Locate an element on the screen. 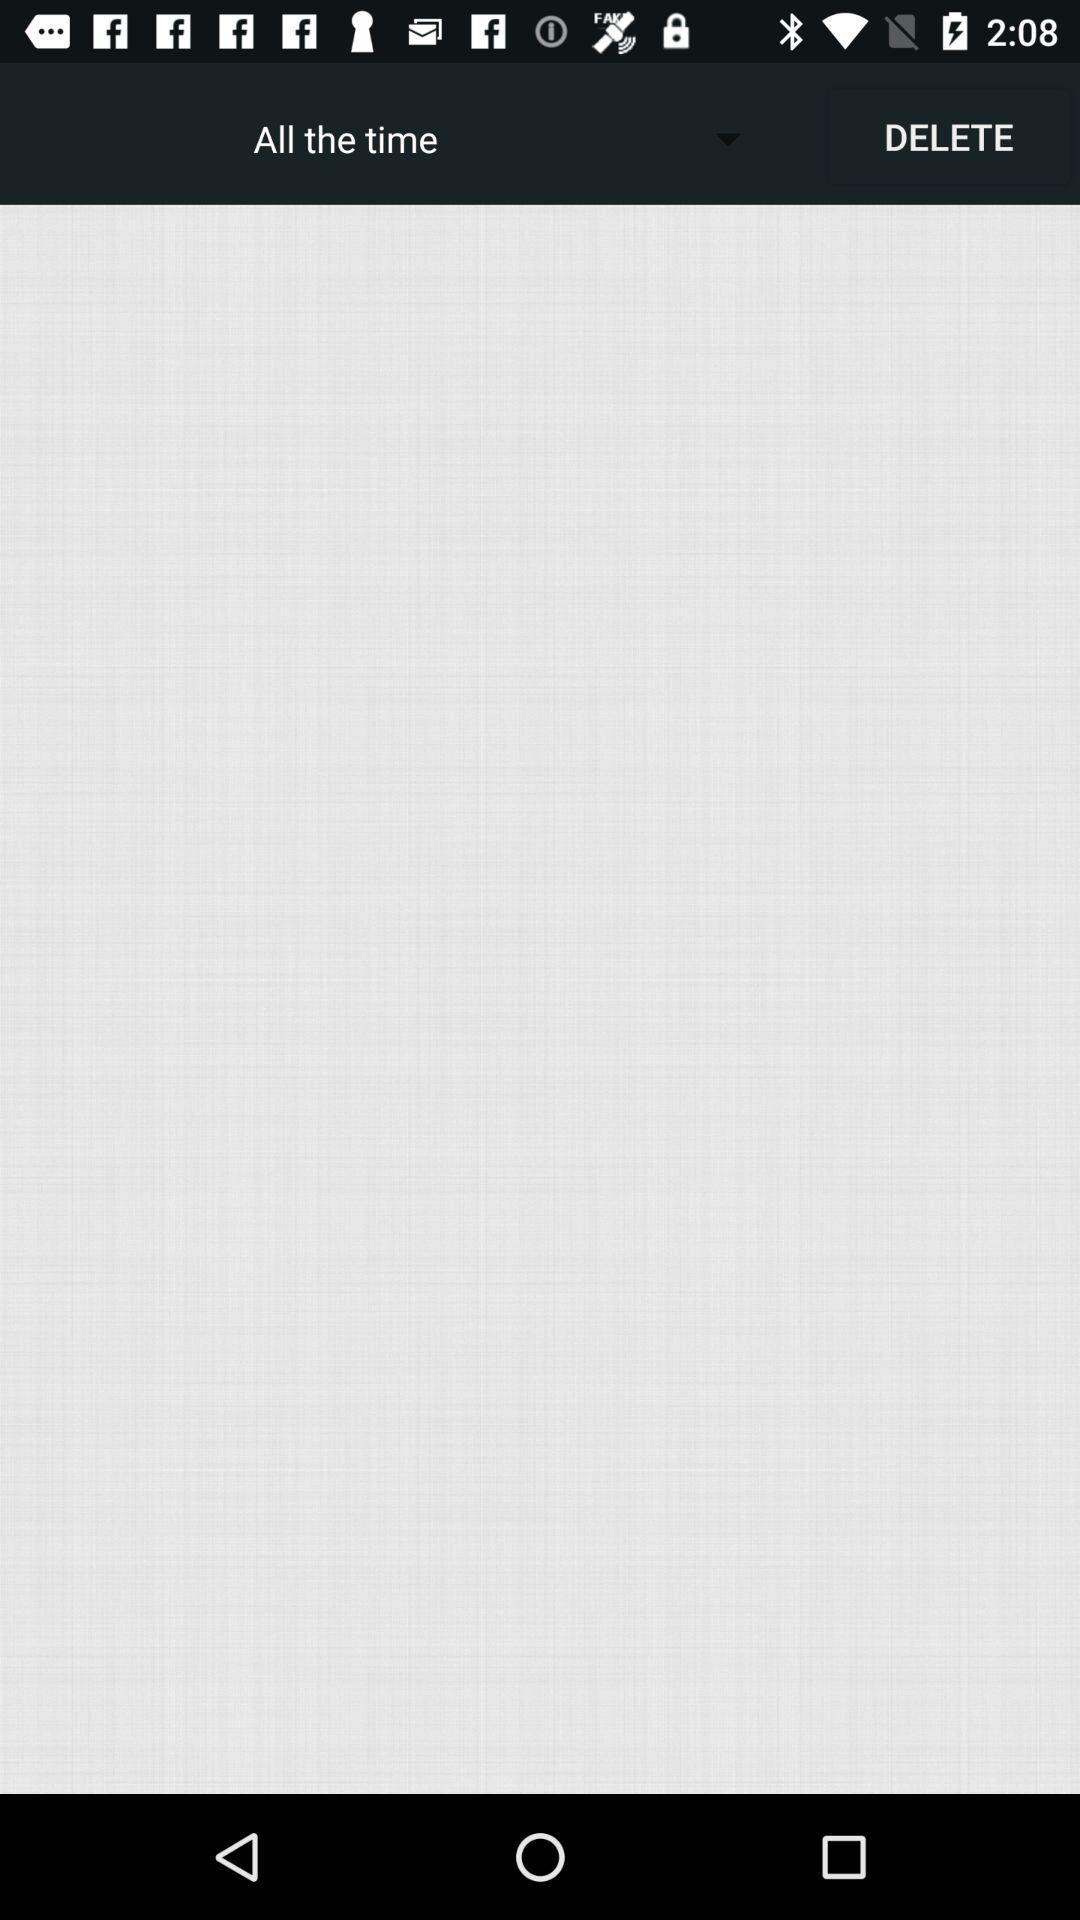 Image resolution: width=1080 pixels, height=1920 pixels. app next to the all the time item is located at coordinates (947, 135).